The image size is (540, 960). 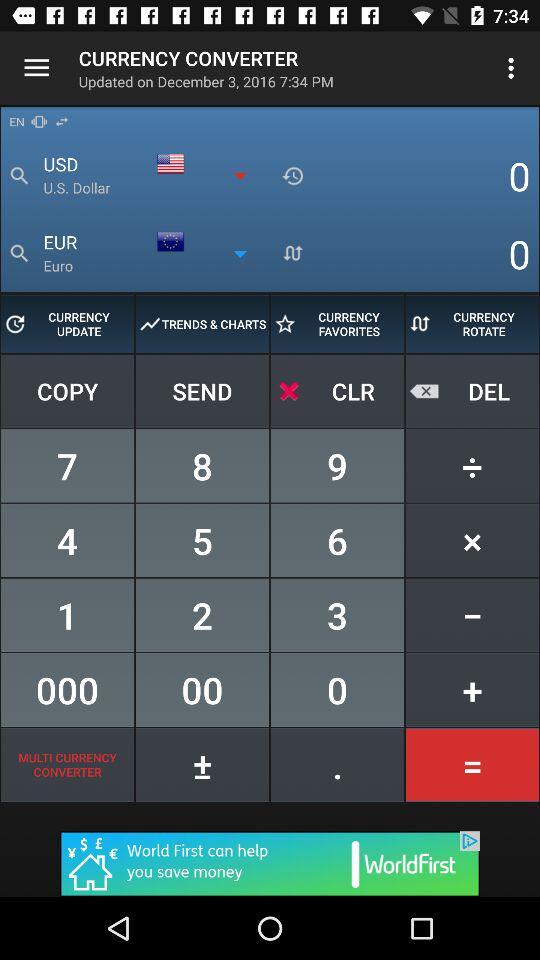 What do you see at coordinates (155, 253) in the screenshot?
I see `the field euro` at bounding box center [155, 253].